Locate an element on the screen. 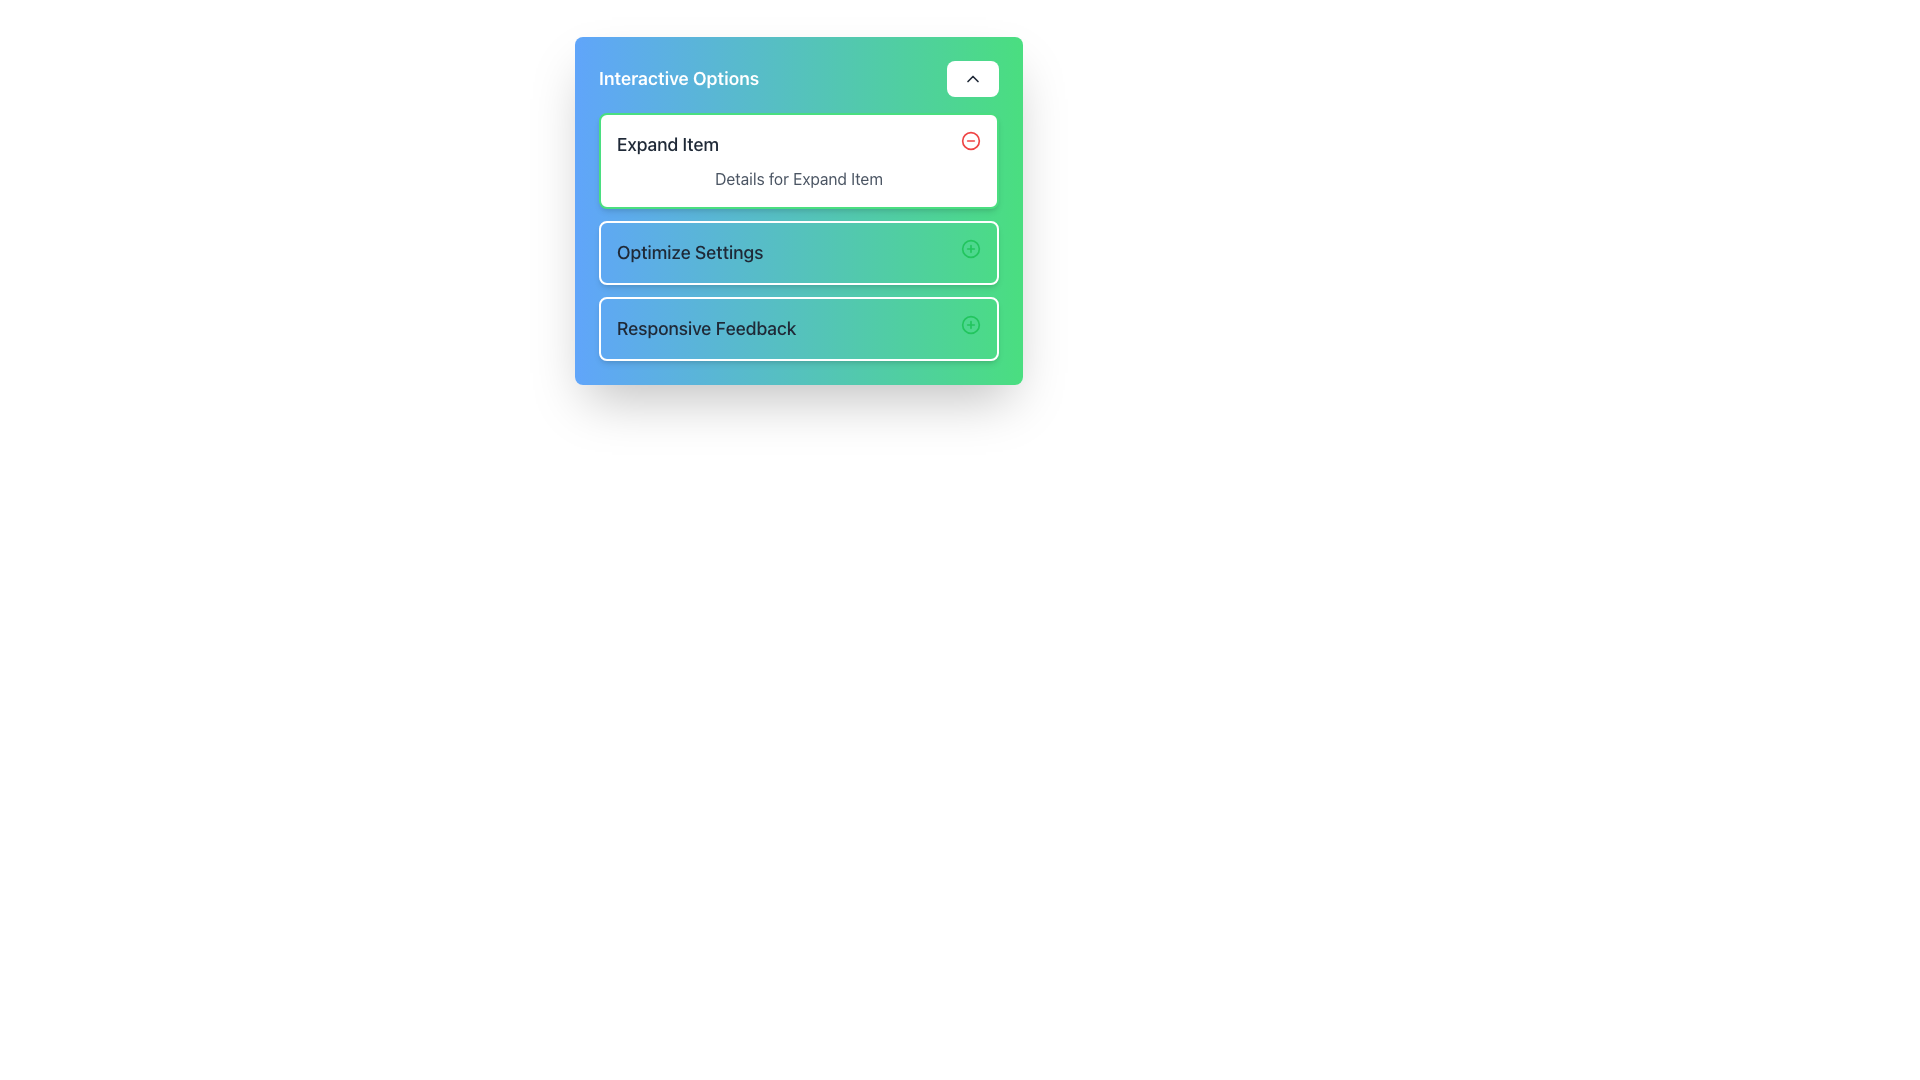 This screenshot has height=1080, width=1920. text from the 'Responsive Feedback' text label, which is styled with a medium-sized bold font and is positioned in the third row of a vertically stacked layout, to the left of an addition icon and below the 'Optimize Settings' row is located at coordinates (706, 327).